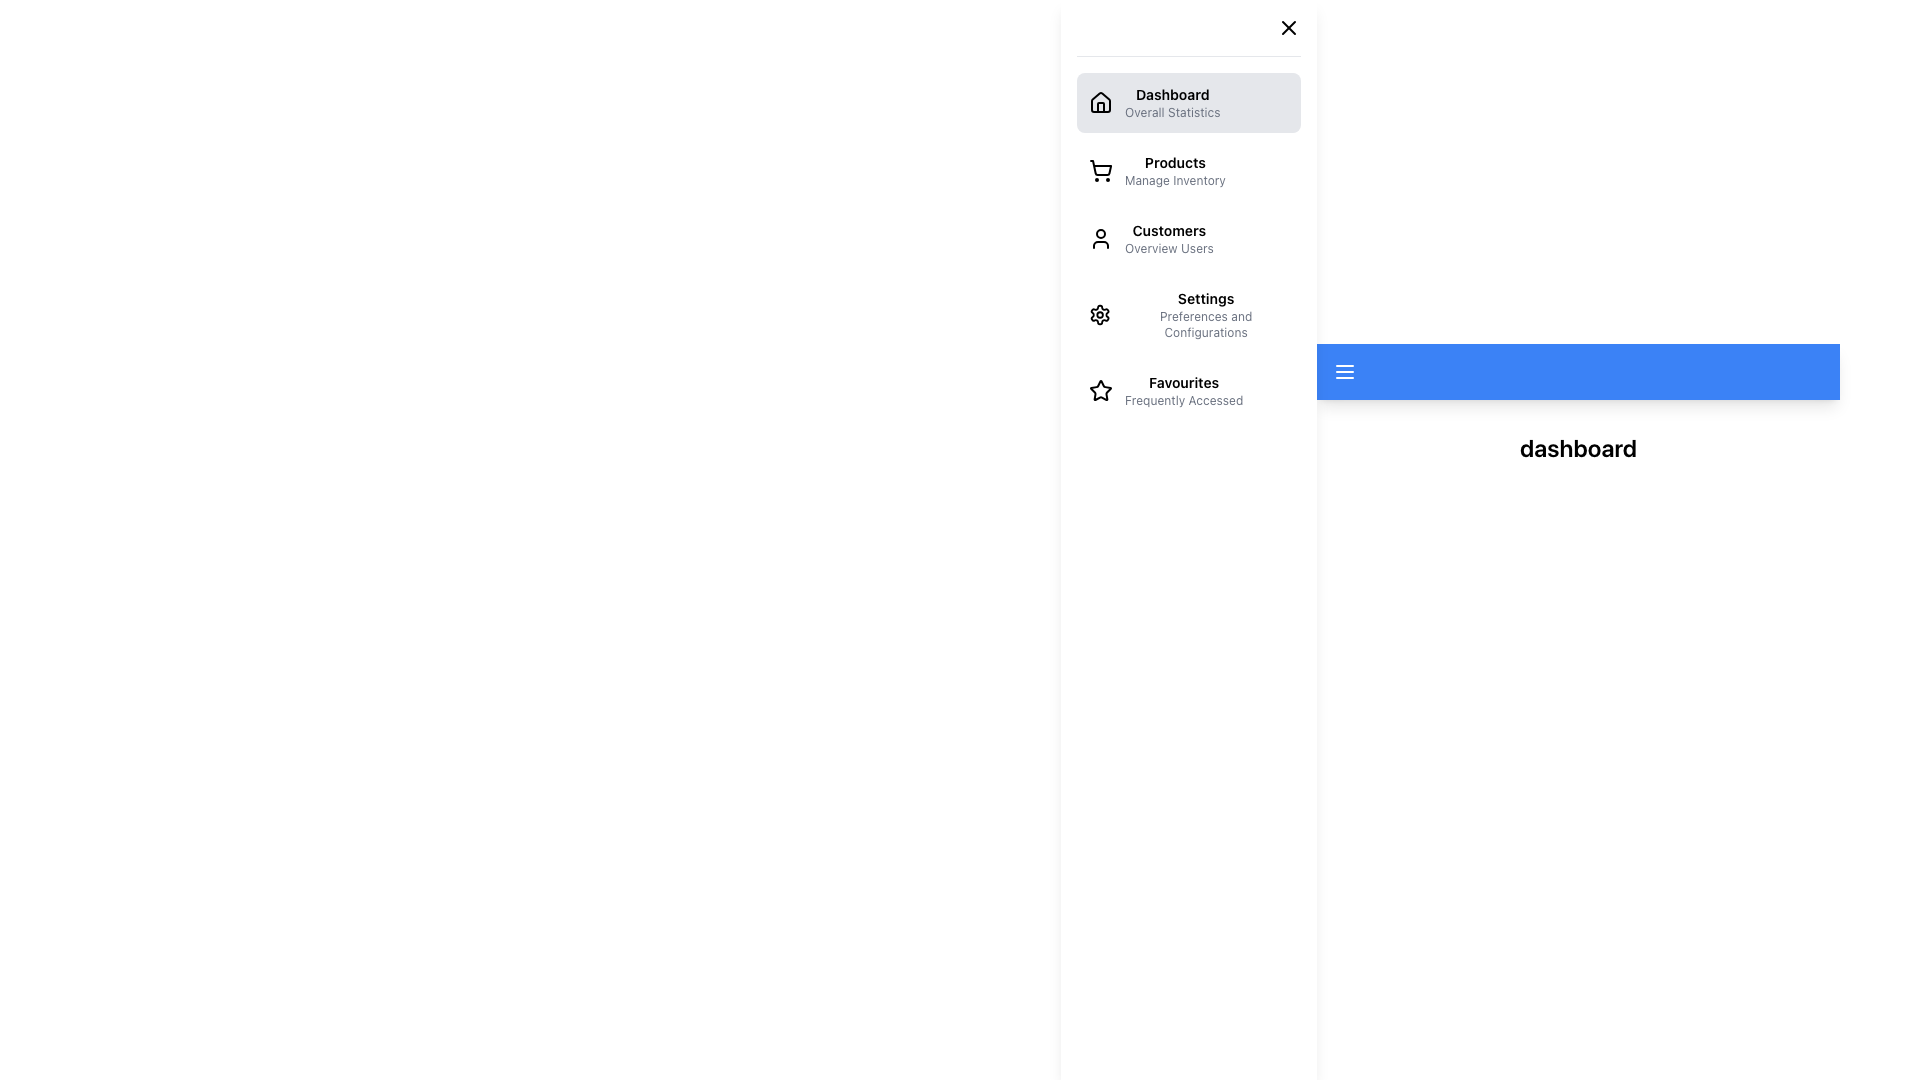  Describe the element at coordinates (1205, 323) in the screenshot. I see `the Text Label displaying 'Preferences and Configurations', which is styled in a small, gray font and positioned directly beneath the 'Settings' text in the sidebar menu` at that location.